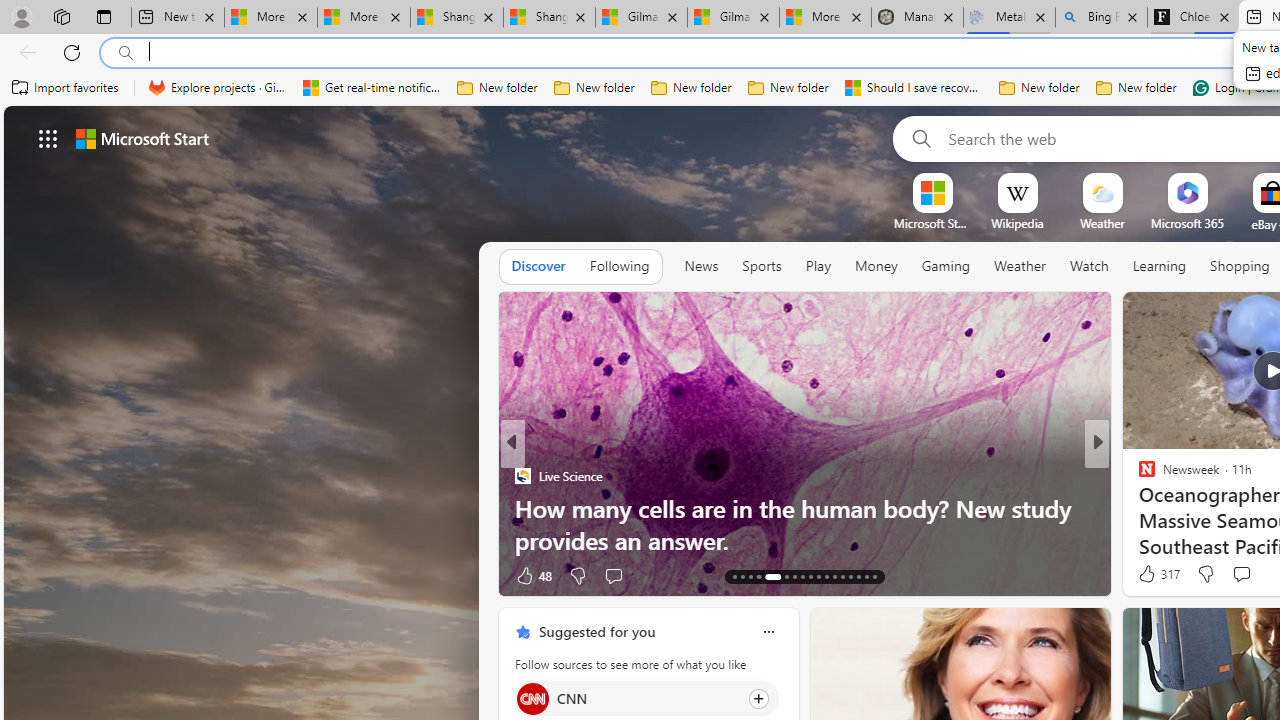 Image resolution: width=1280 pixels, height=720 pixels. Describe the element at coordinates (757, 577) in the screenshot. I see `'AutomationID: tab-16'` at that location.